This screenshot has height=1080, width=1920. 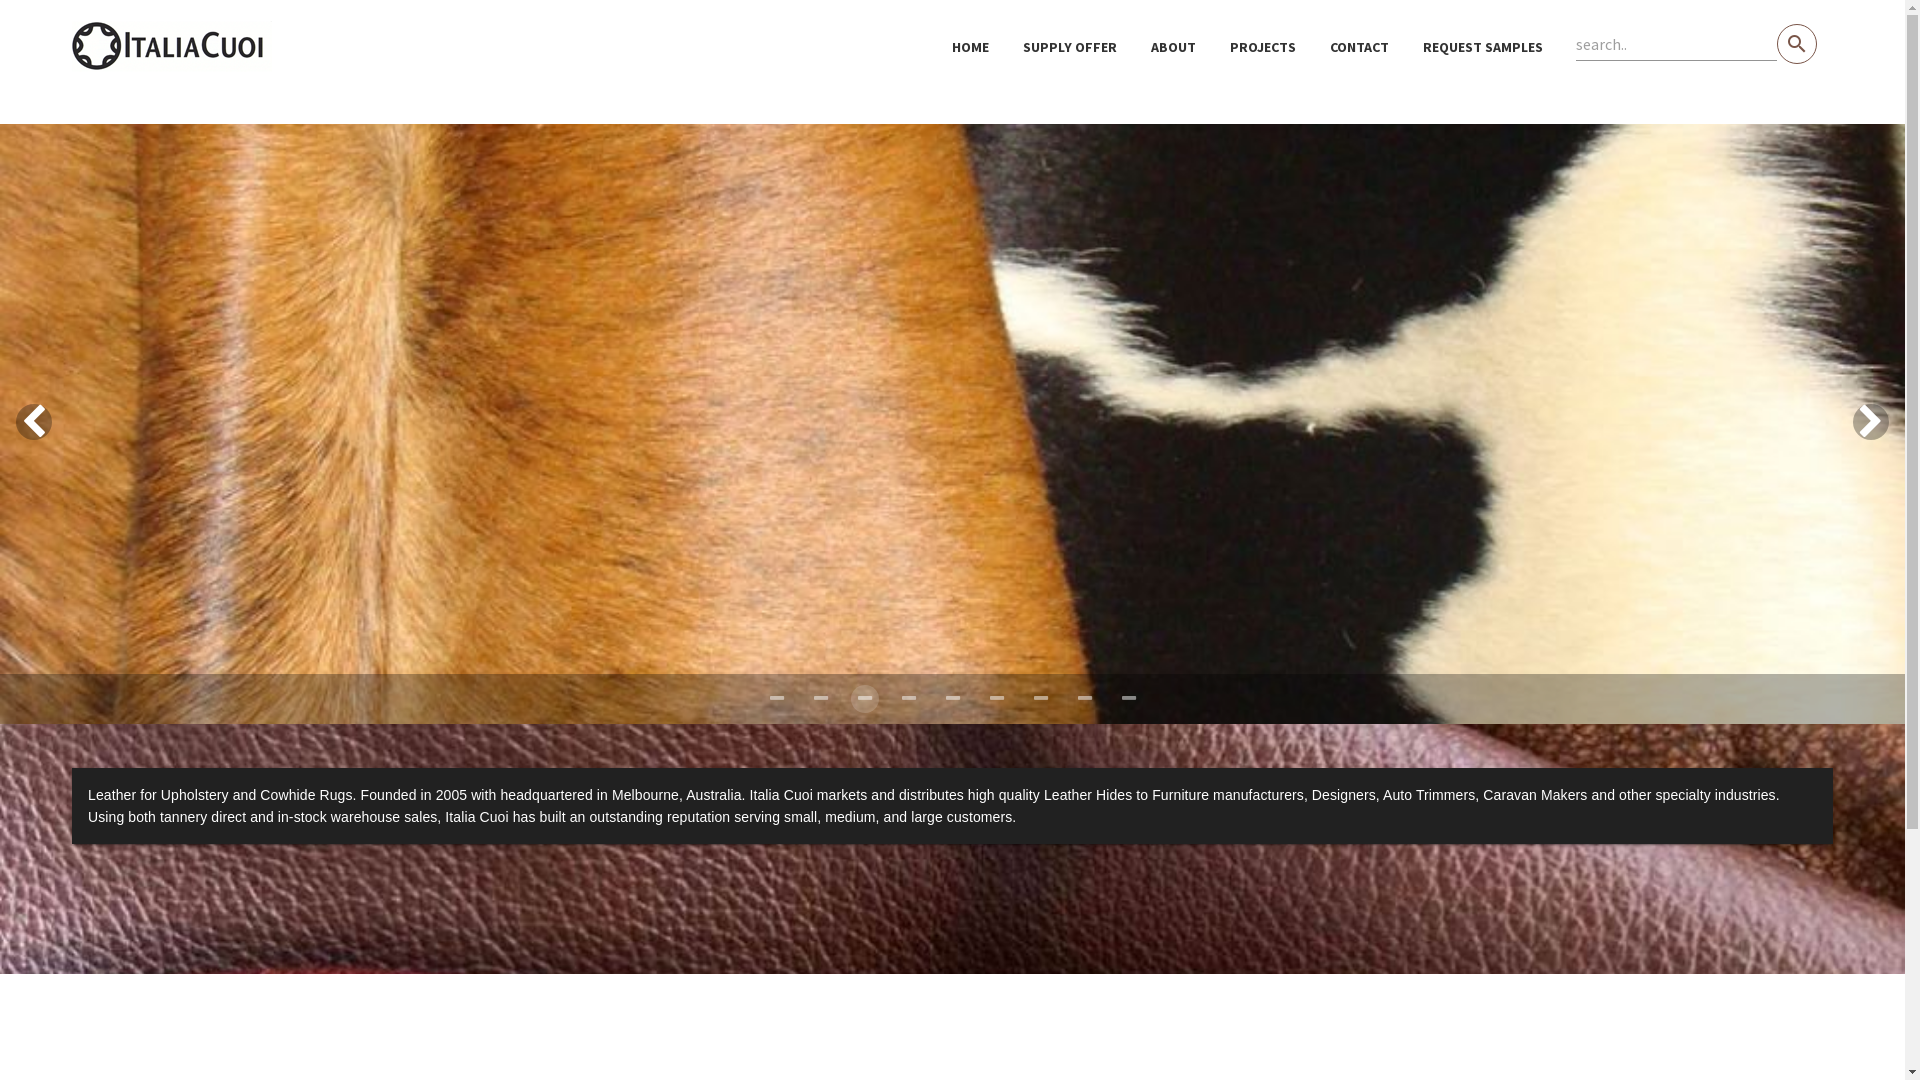 I want to click on 'SUPPLY OFFER', so click(x=1069, y=45).